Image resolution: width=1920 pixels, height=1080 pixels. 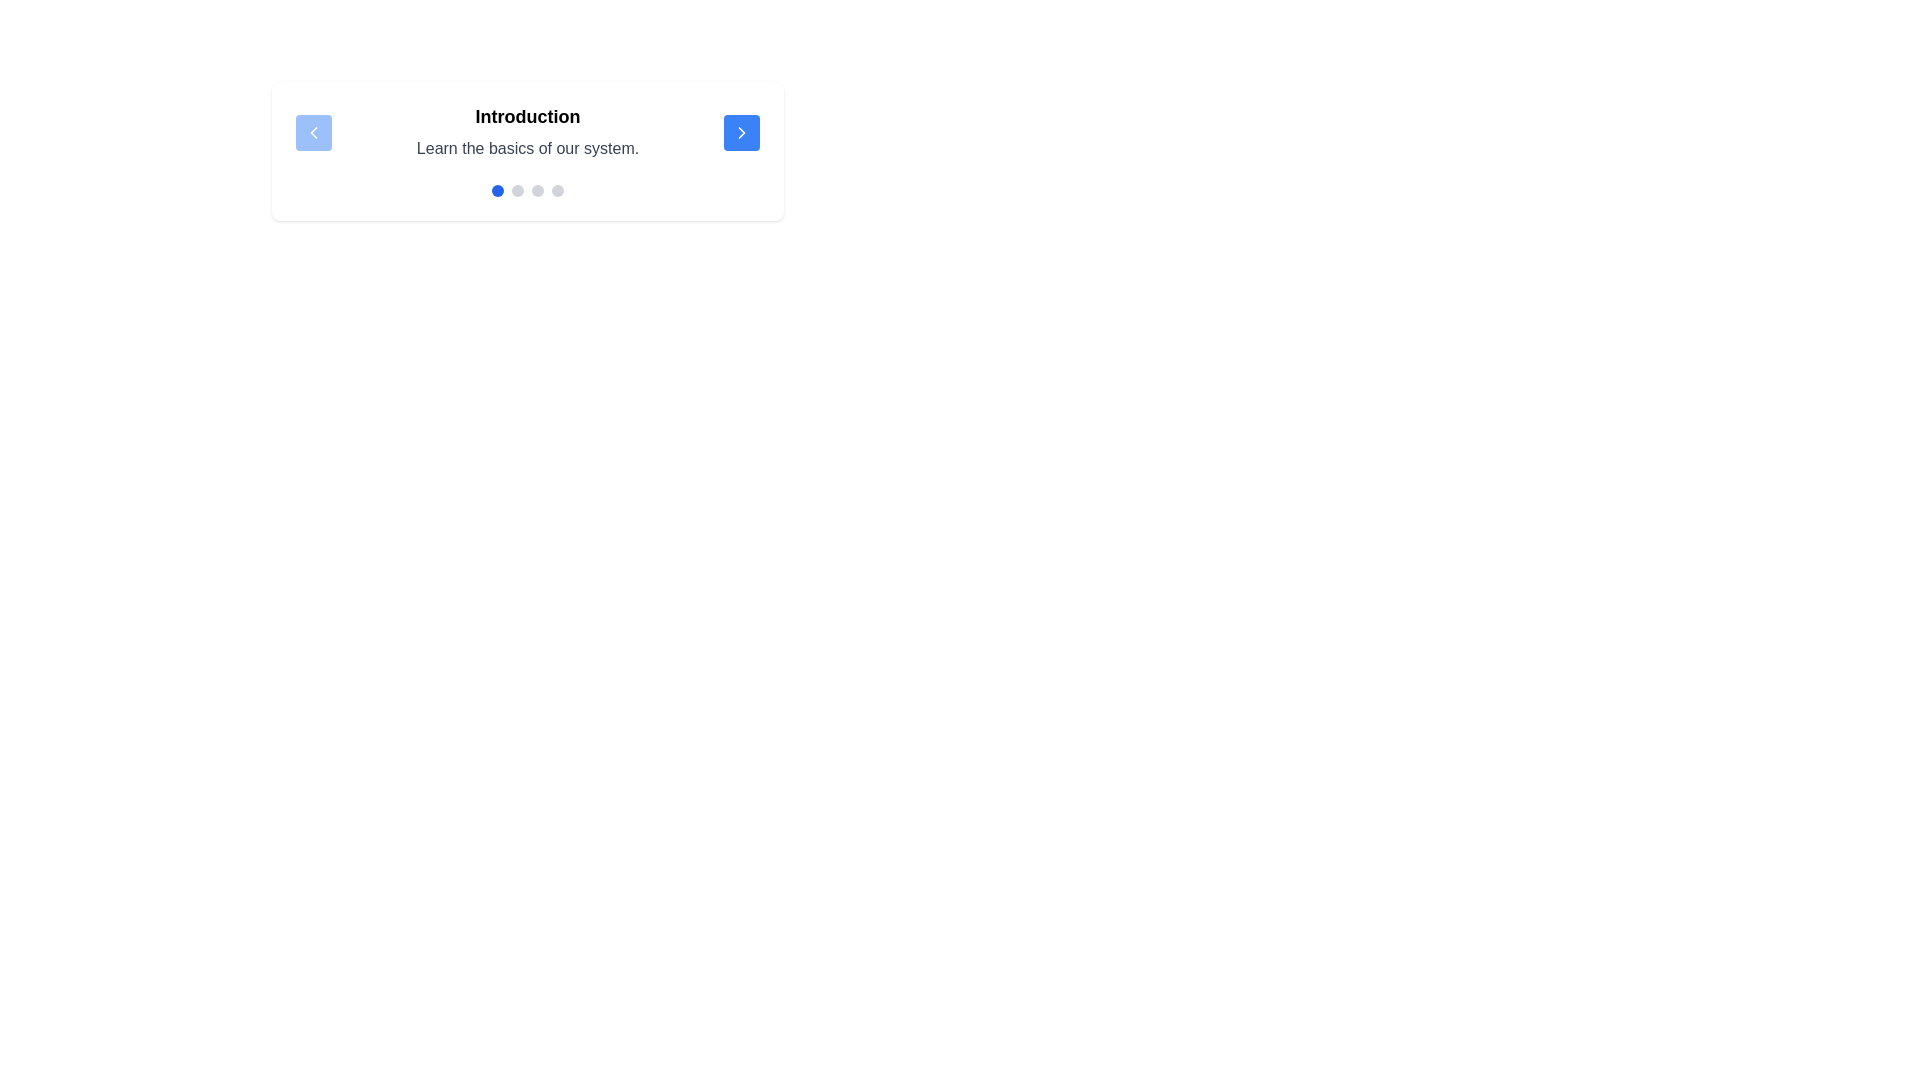 I want to click on the blue circular Indicator dot, which is the first in a sequence of four similar gray indicators positioned horizontally beneath the text 'Learn the basics of our system.', so click(x=498, y=190).